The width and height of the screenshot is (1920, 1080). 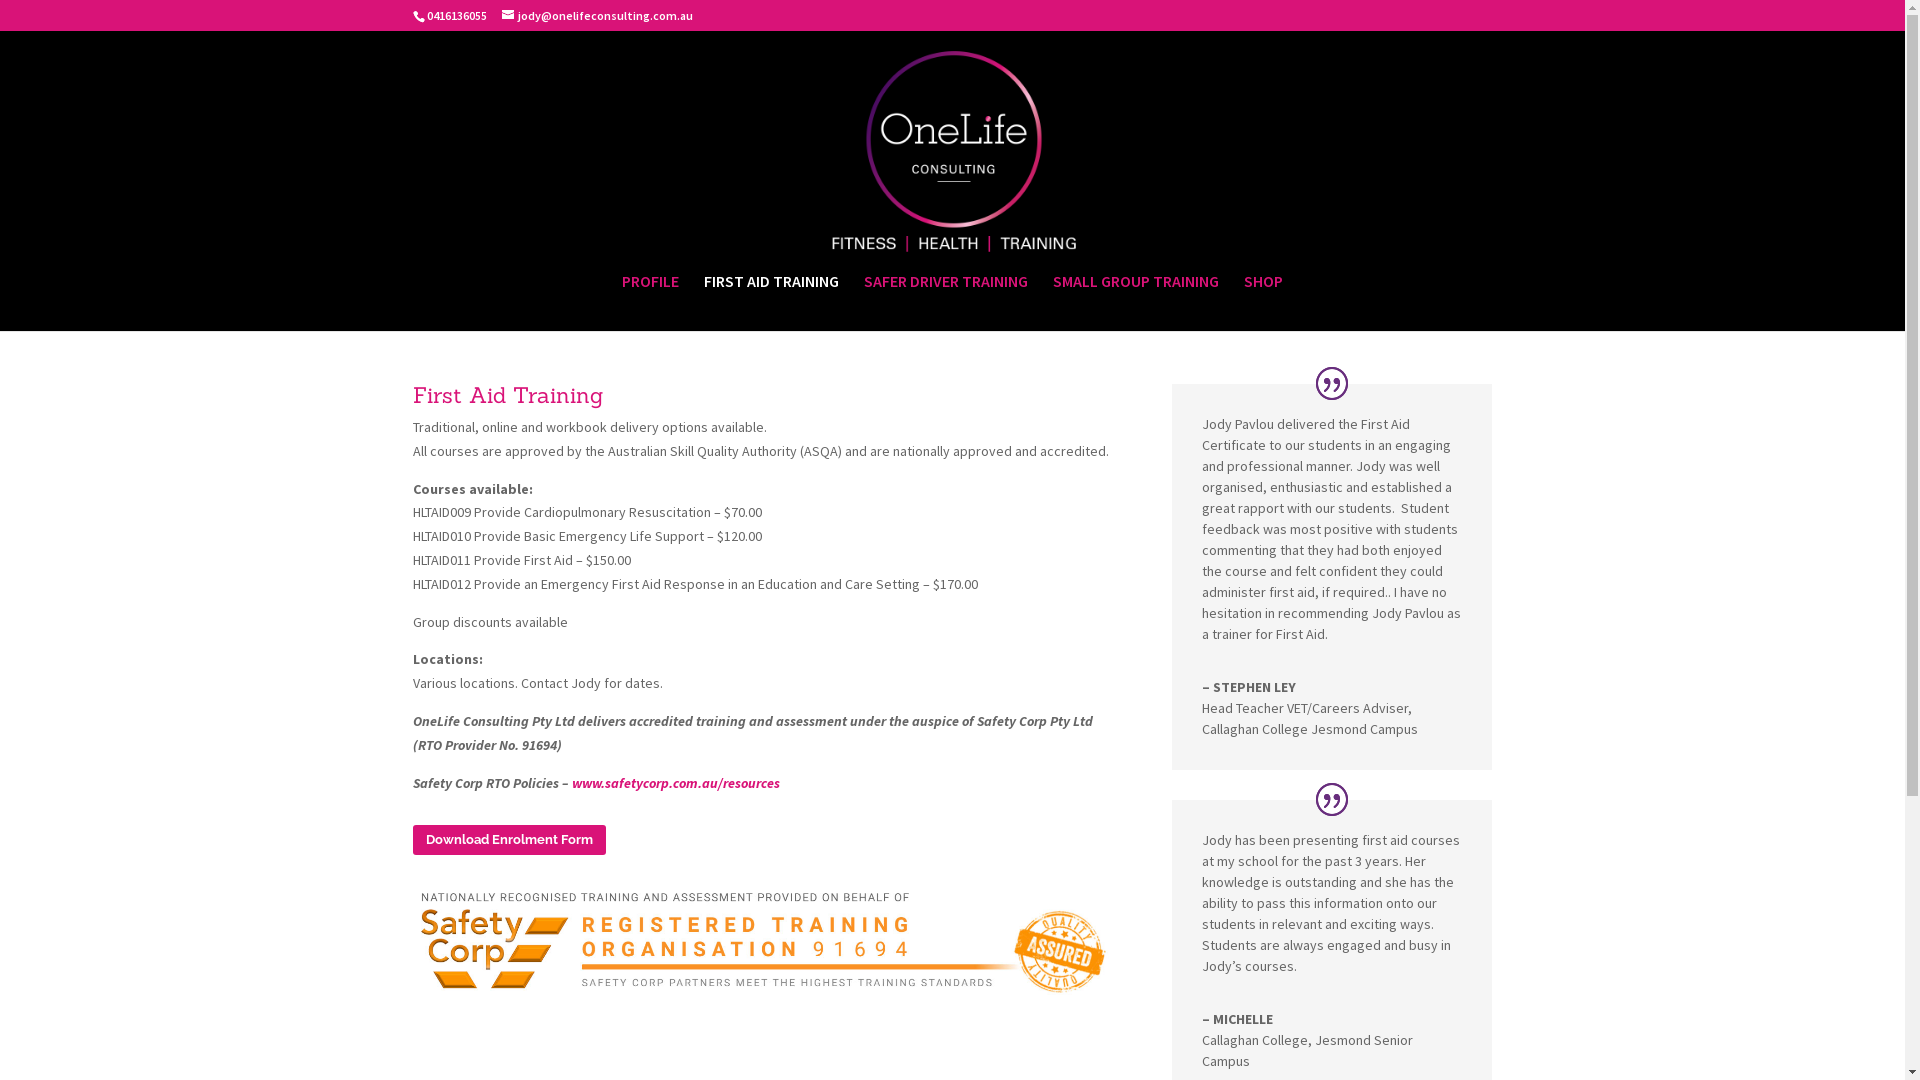 I want to click on 'SHOP', so click(x=1262, y=302).